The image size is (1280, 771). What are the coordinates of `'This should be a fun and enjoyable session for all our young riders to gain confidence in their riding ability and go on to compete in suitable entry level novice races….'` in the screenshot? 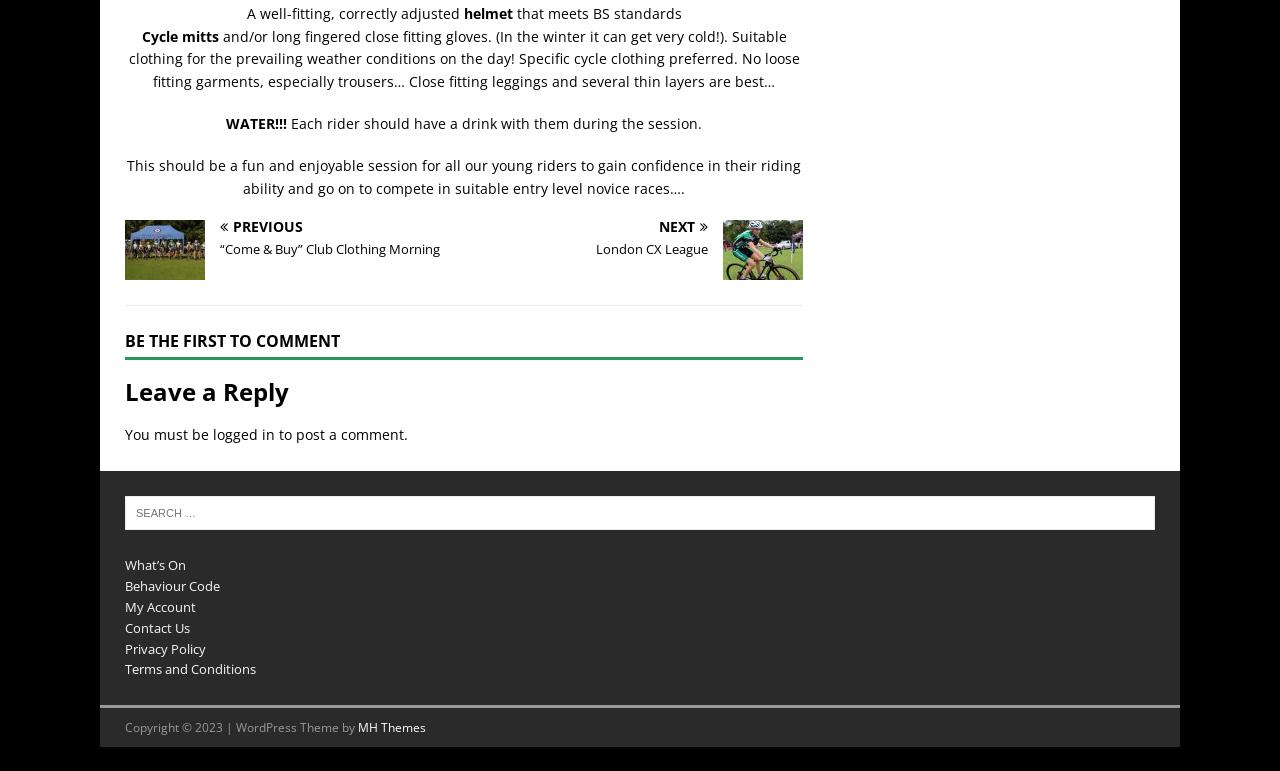 It's located at (463, 175).